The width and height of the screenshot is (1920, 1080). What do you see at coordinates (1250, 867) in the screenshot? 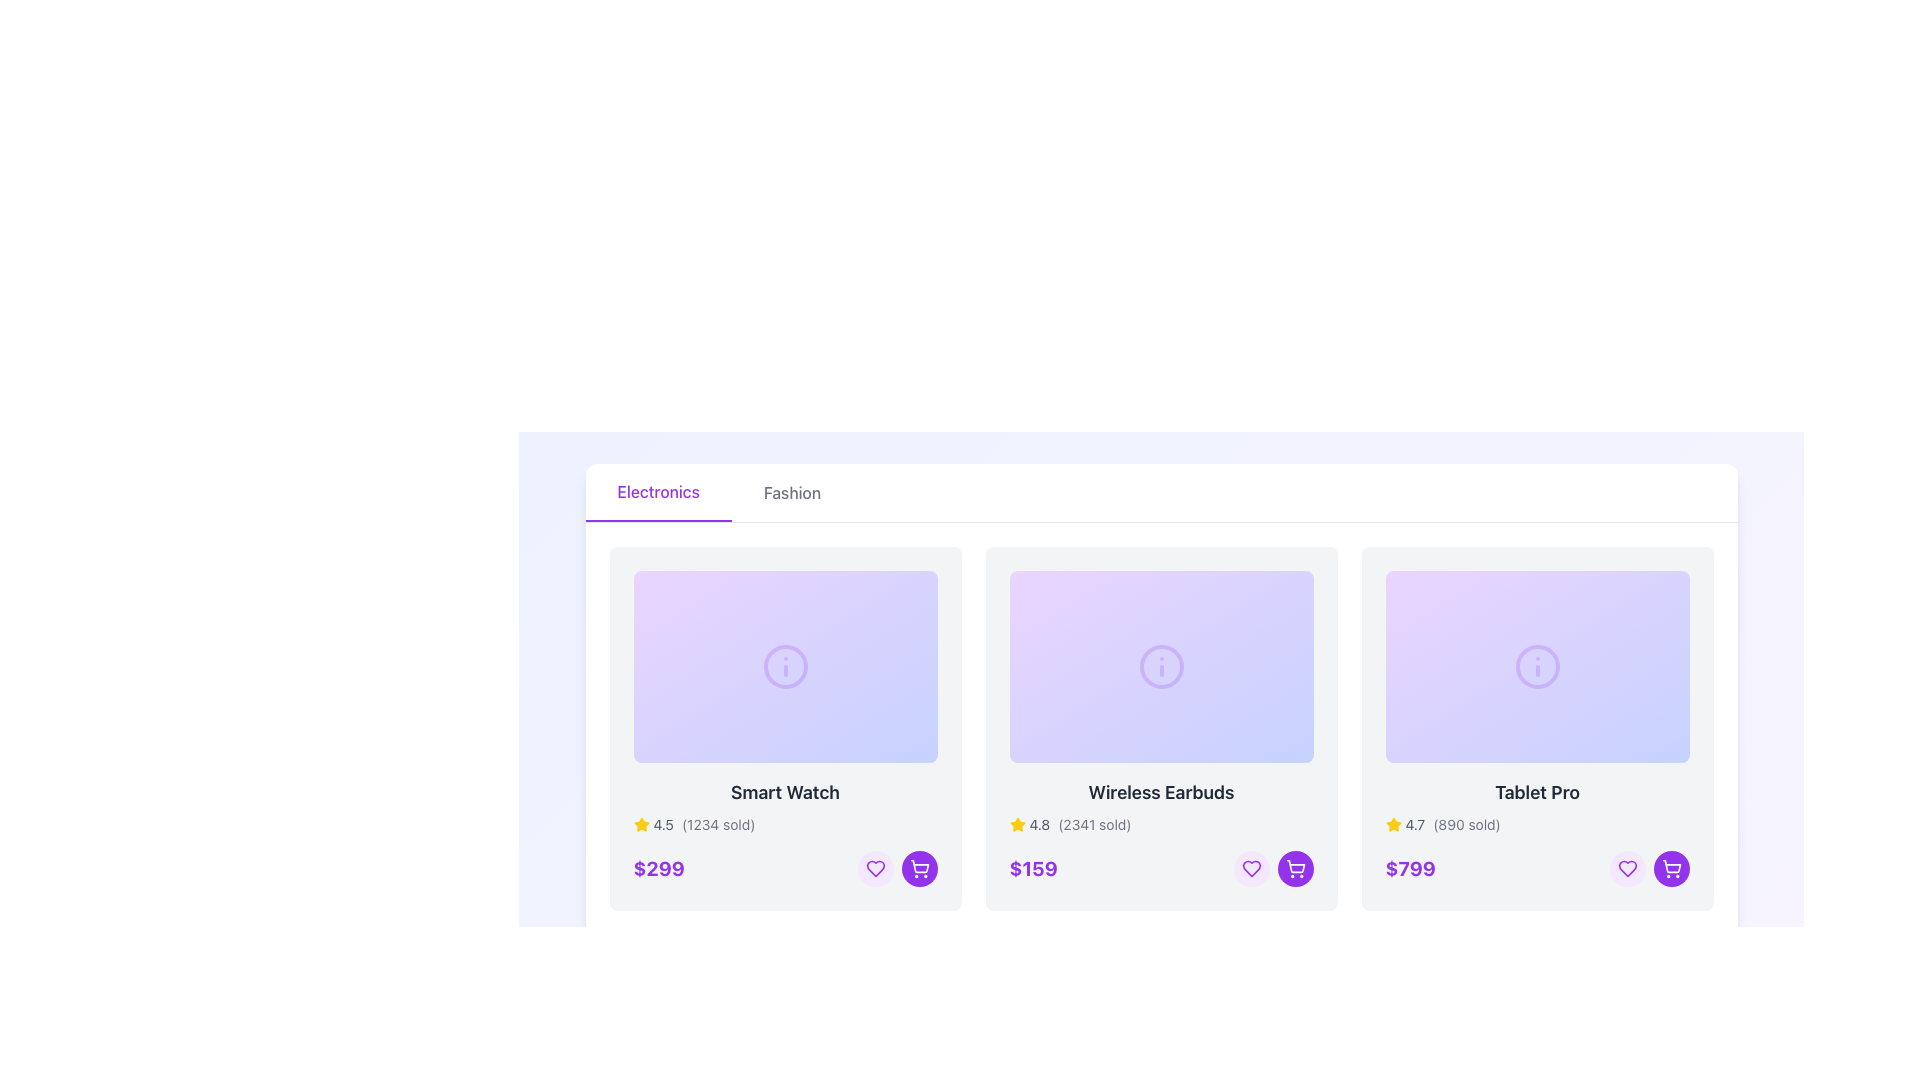
I see `the favorite icon located in the bottom-right corner of the 'Wireless Earbuds' product card` at bounding box center [1250, 867].